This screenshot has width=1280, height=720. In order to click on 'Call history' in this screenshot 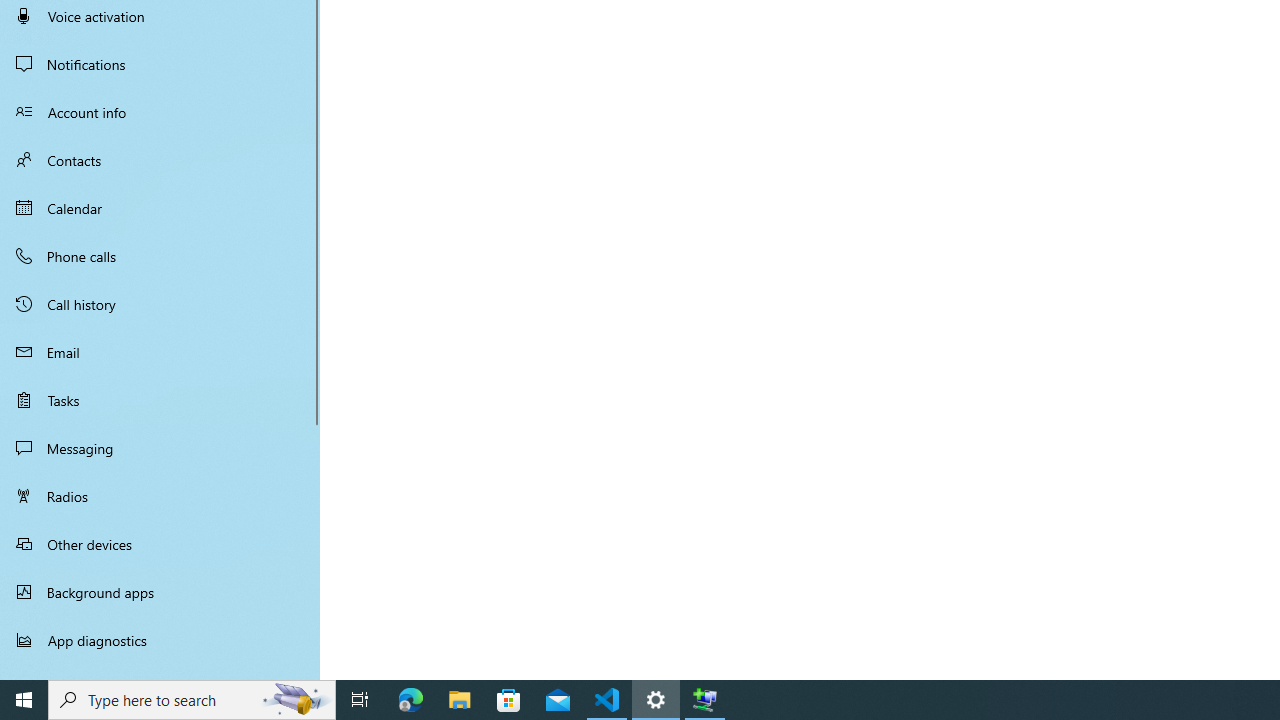, I will do `click(160, 304)`.